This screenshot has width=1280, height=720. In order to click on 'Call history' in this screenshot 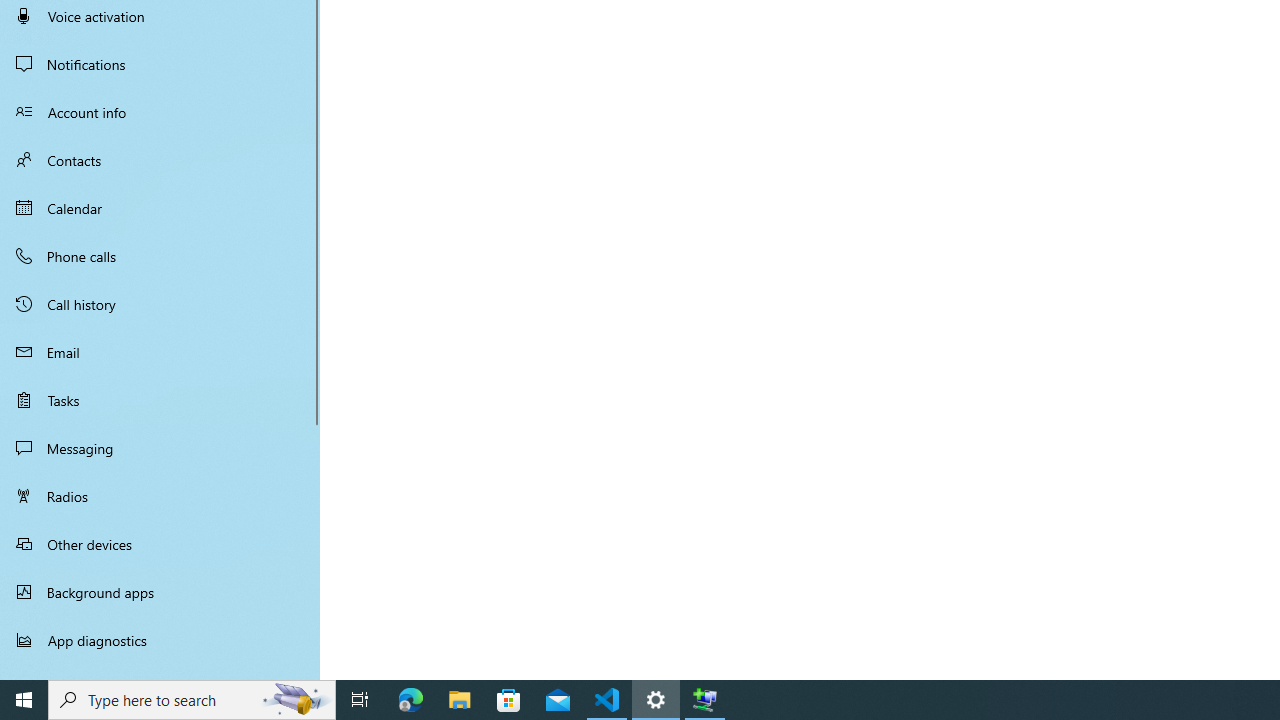, I will do `click(160, 304)`.